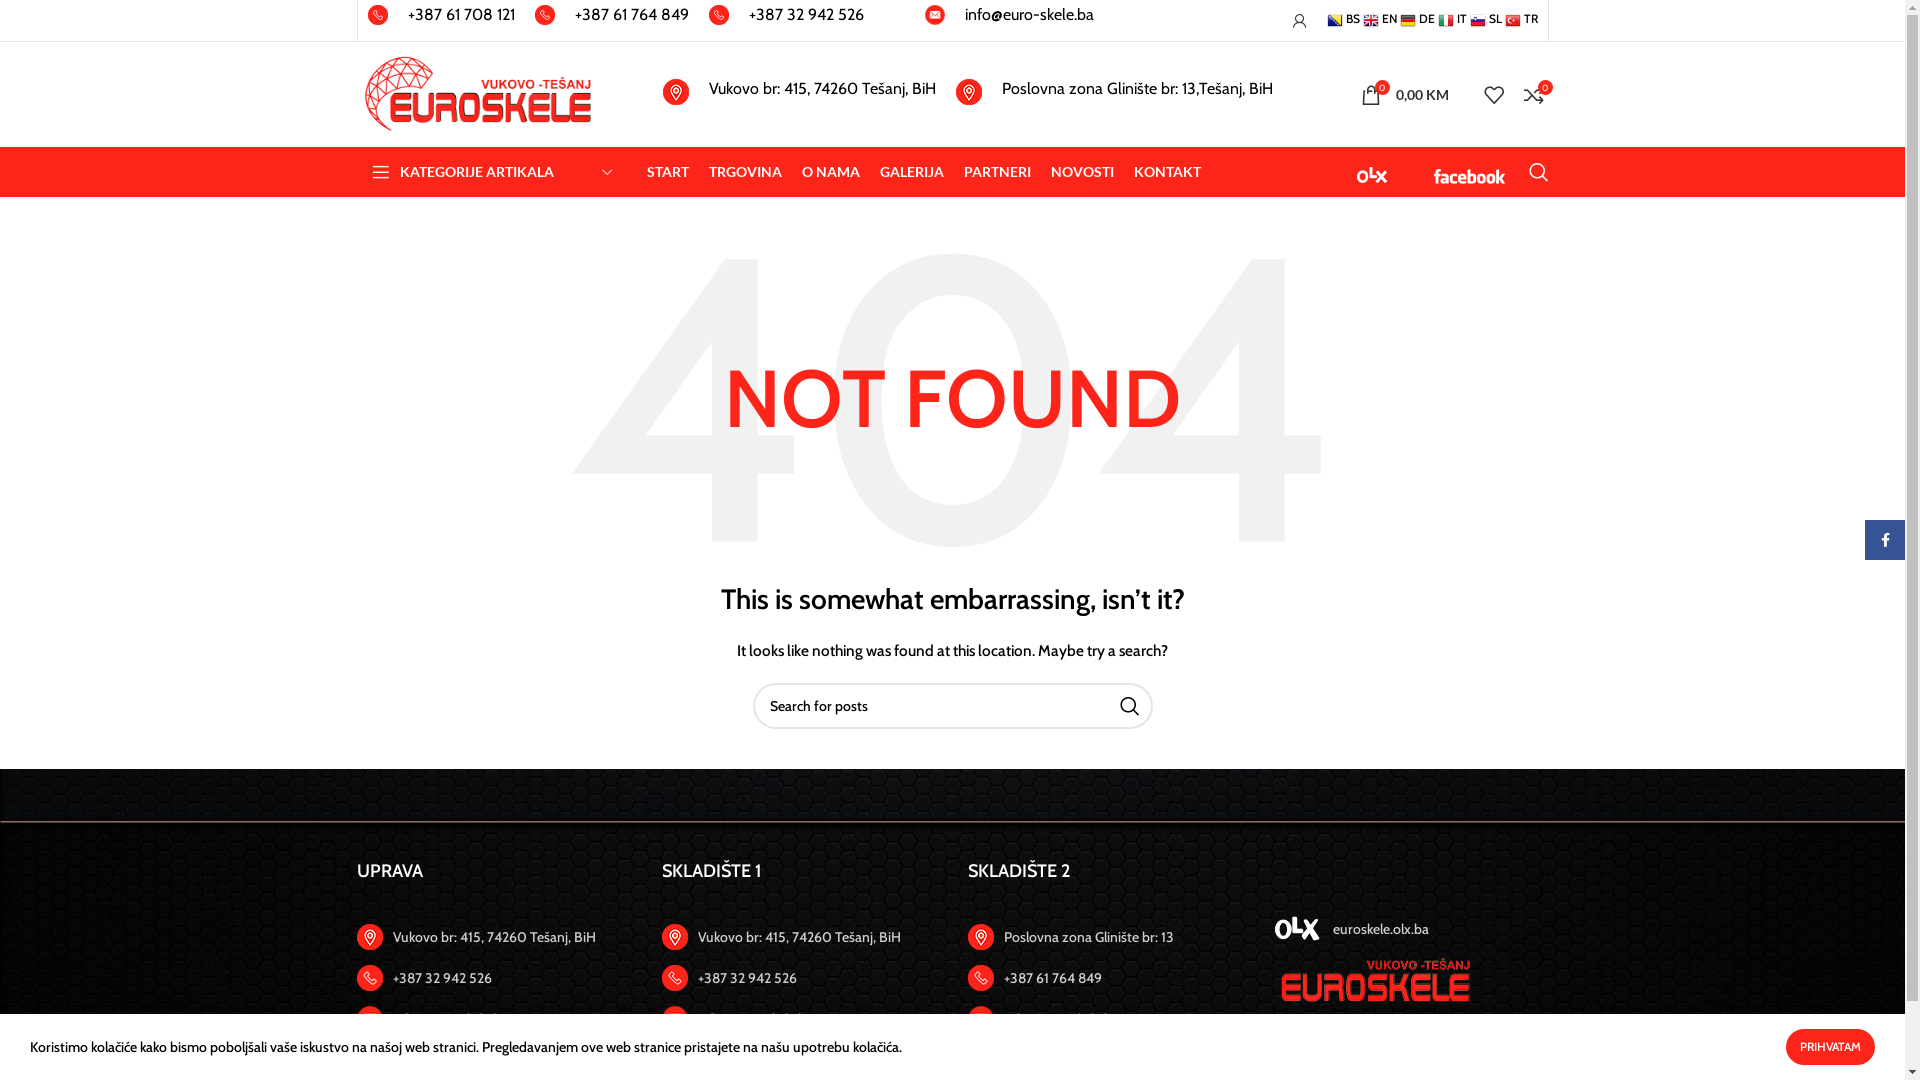 This screenshot has height=1080, width=1920. What do you see at coordinates (879, 171) in the screenshot?
I see `'GALERIJA'` at bounding box center [879, 171].